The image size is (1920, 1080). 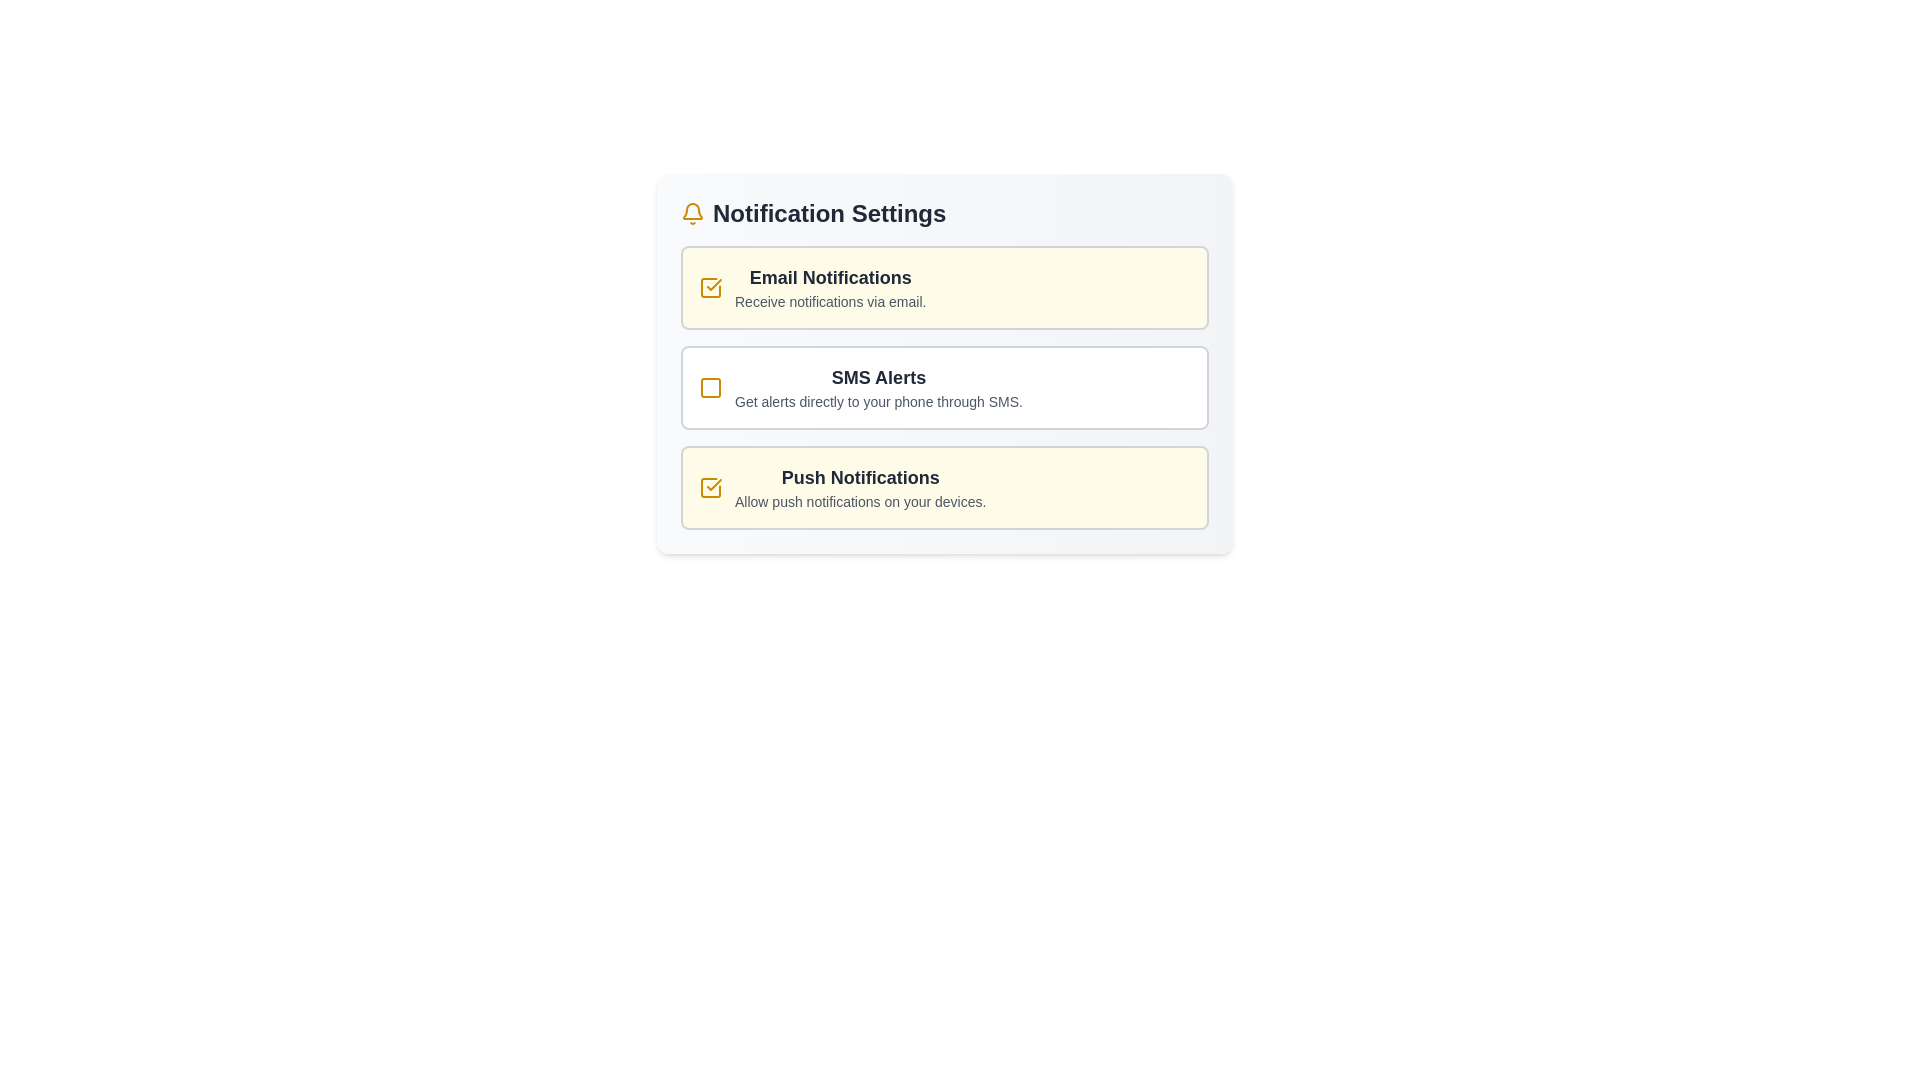 I want to click on the static text element that reads 'Allow push notifications on your devices.' located below the 'Push Notifications' heading, so click(x=860, y=500).